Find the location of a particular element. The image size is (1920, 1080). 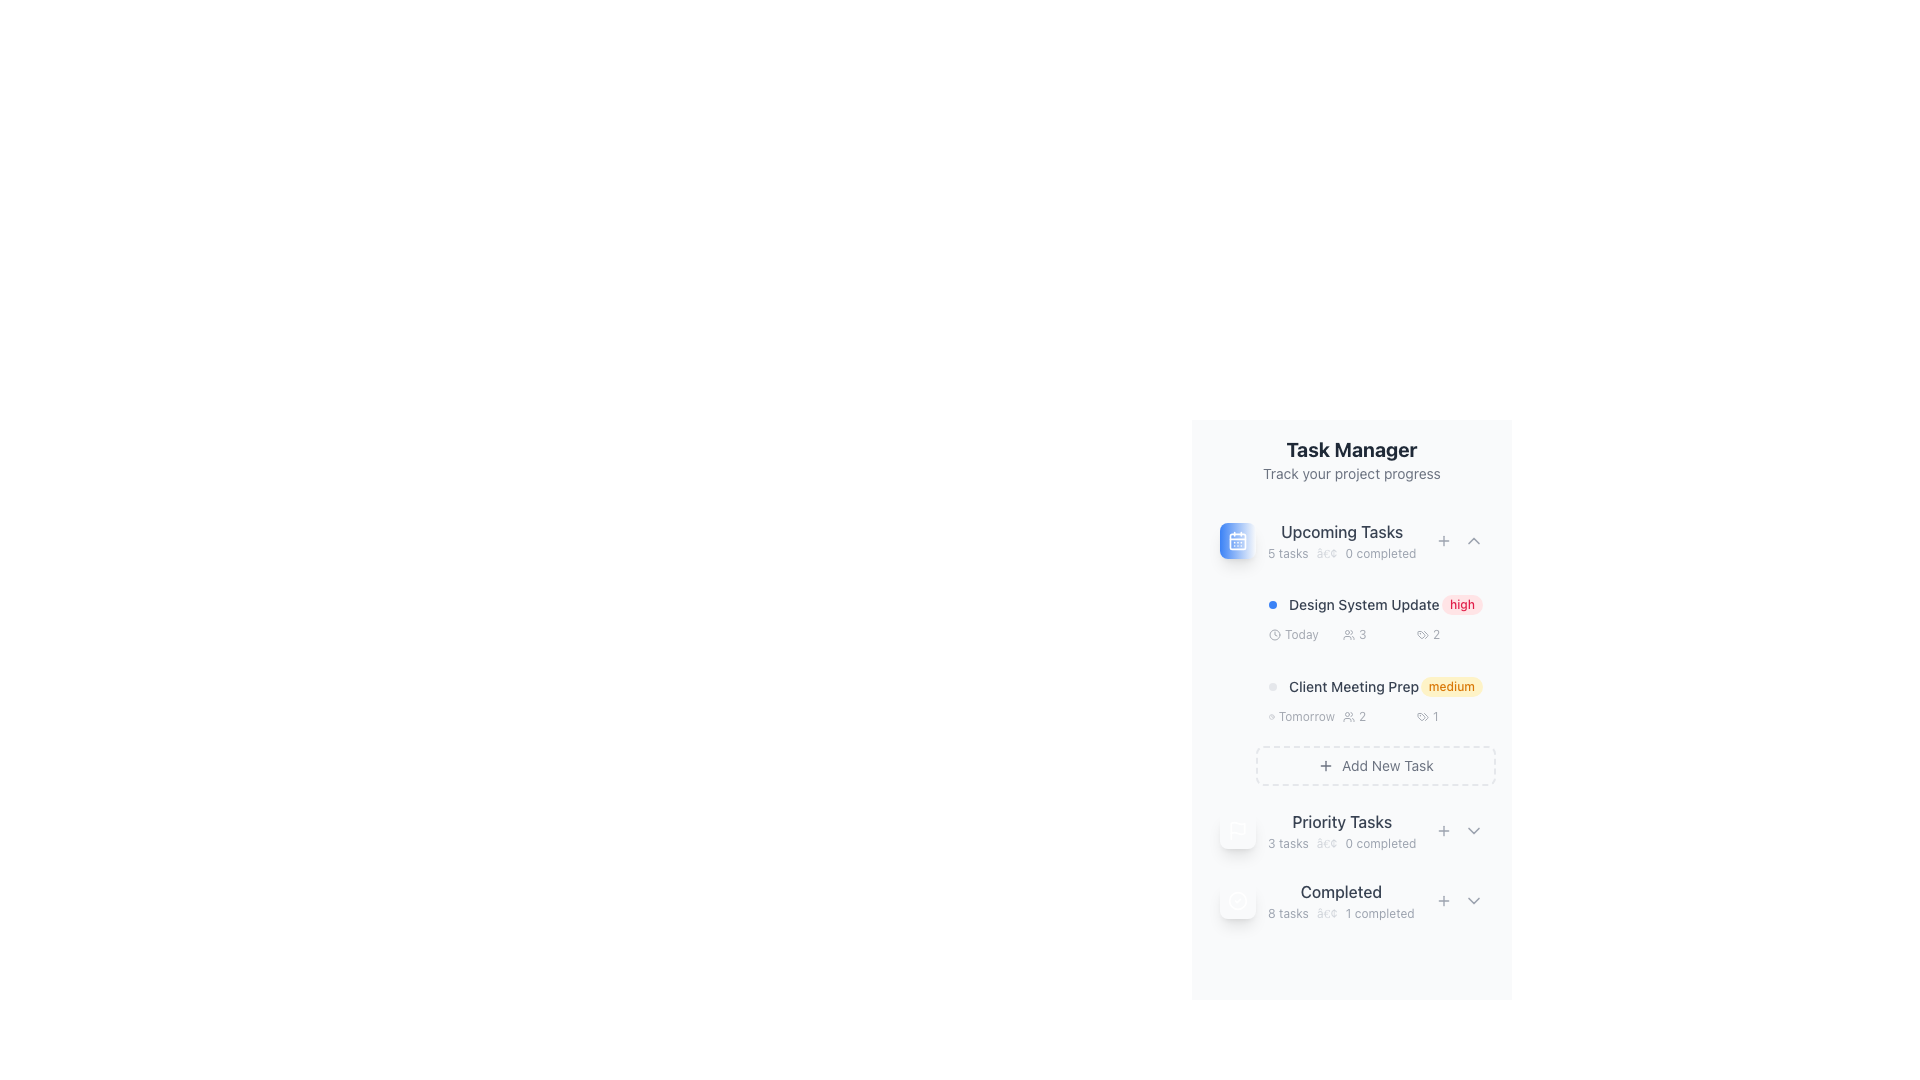

the flag icon is located at coordinates (1352, 830).